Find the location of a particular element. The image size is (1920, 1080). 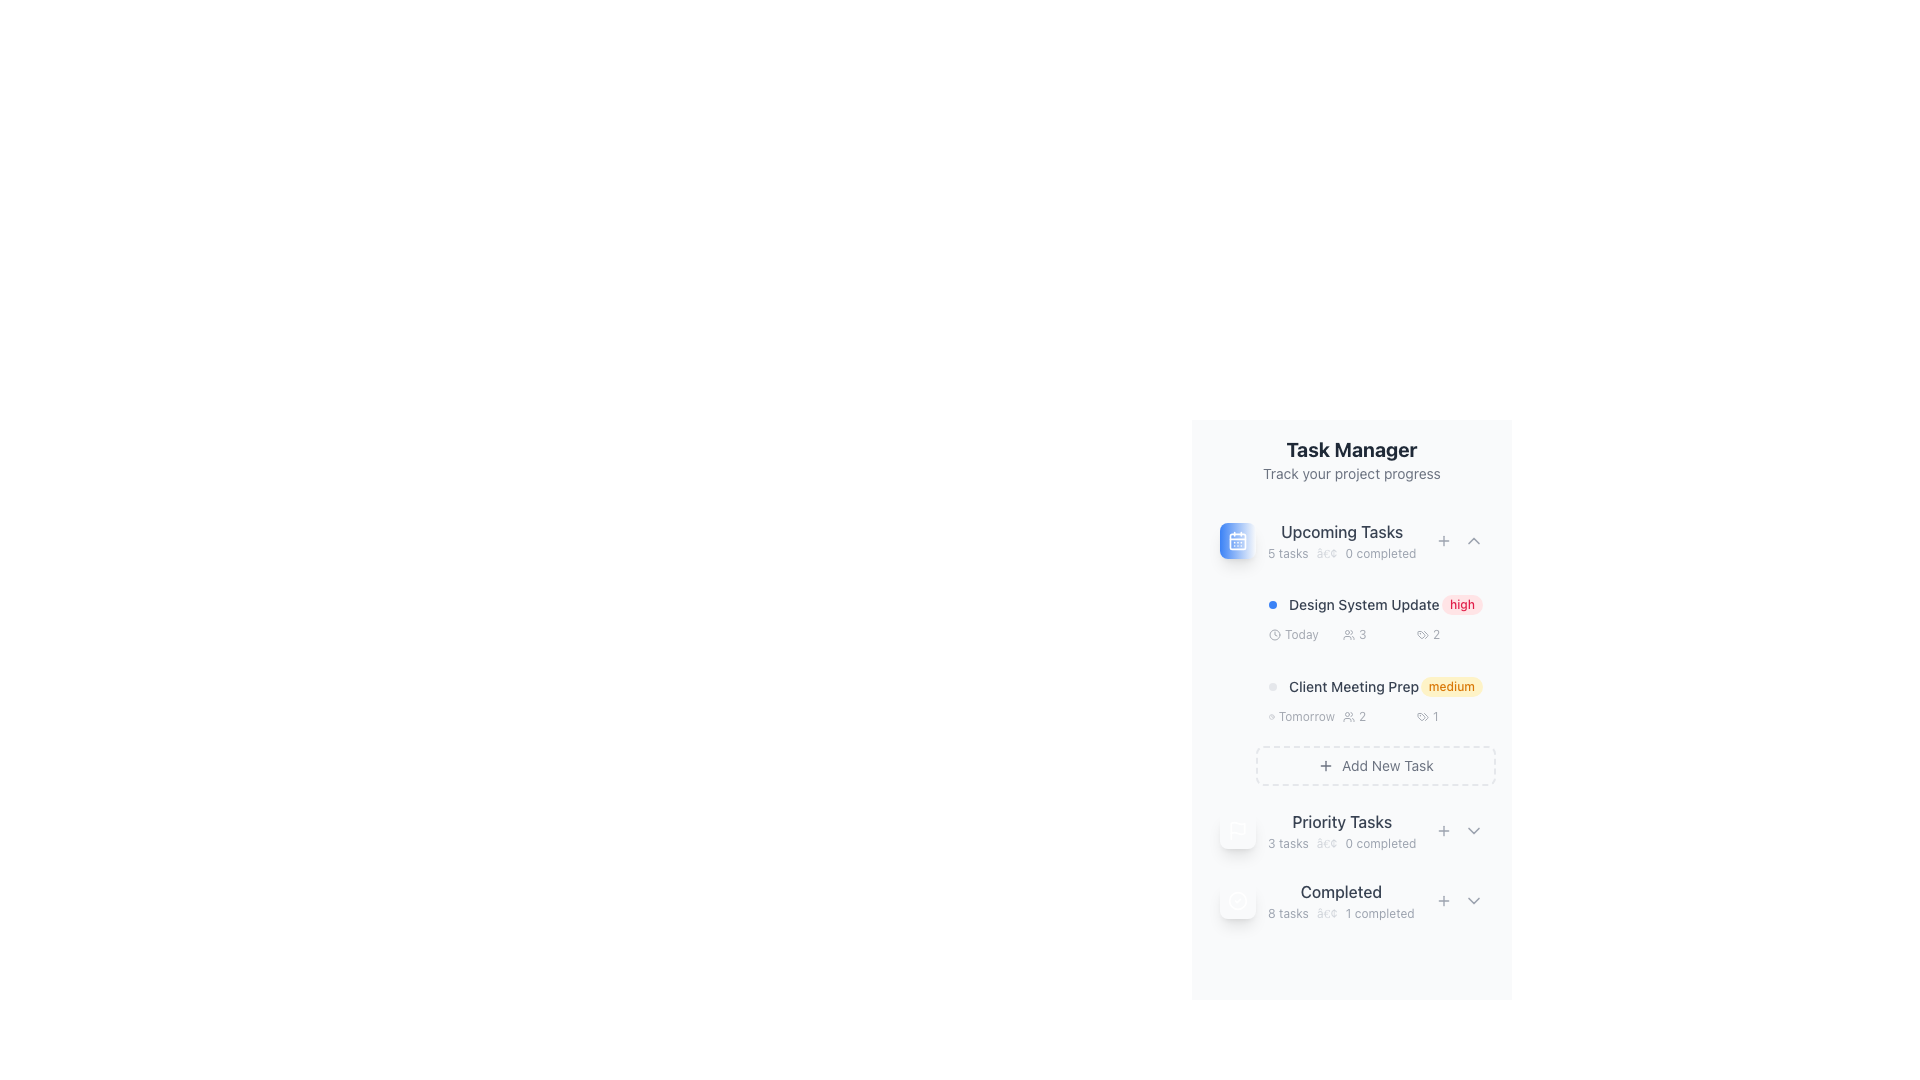

the flag icon is located at coordinates (1352, 830).